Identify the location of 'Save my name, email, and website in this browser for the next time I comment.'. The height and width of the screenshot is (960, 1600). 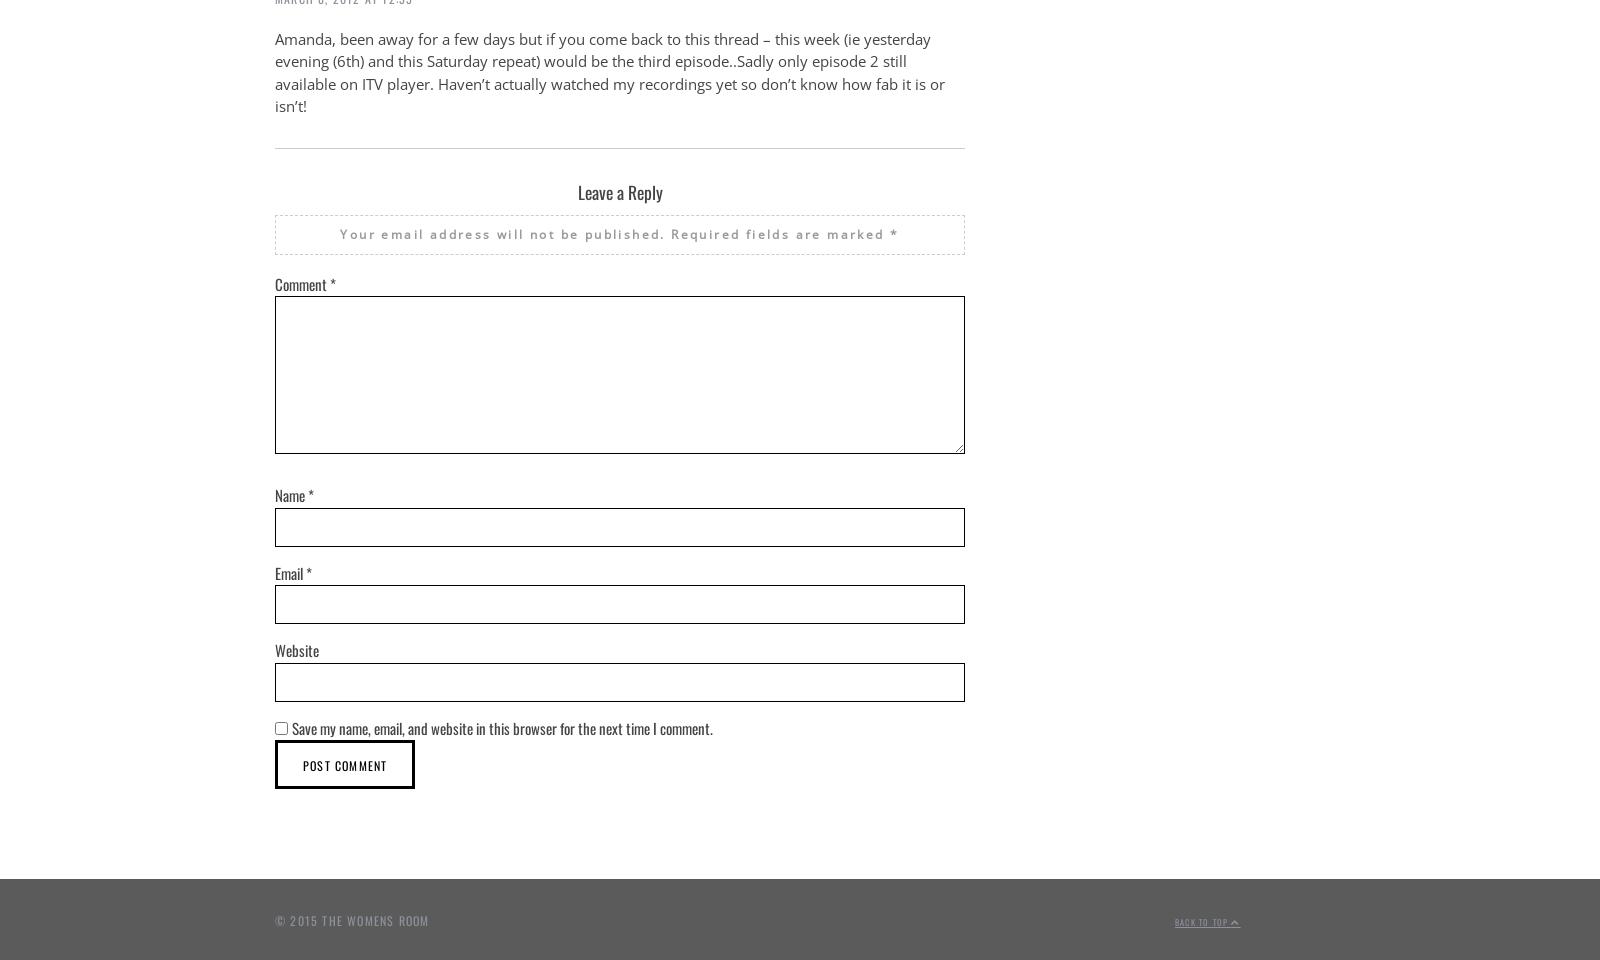
(501, 726).